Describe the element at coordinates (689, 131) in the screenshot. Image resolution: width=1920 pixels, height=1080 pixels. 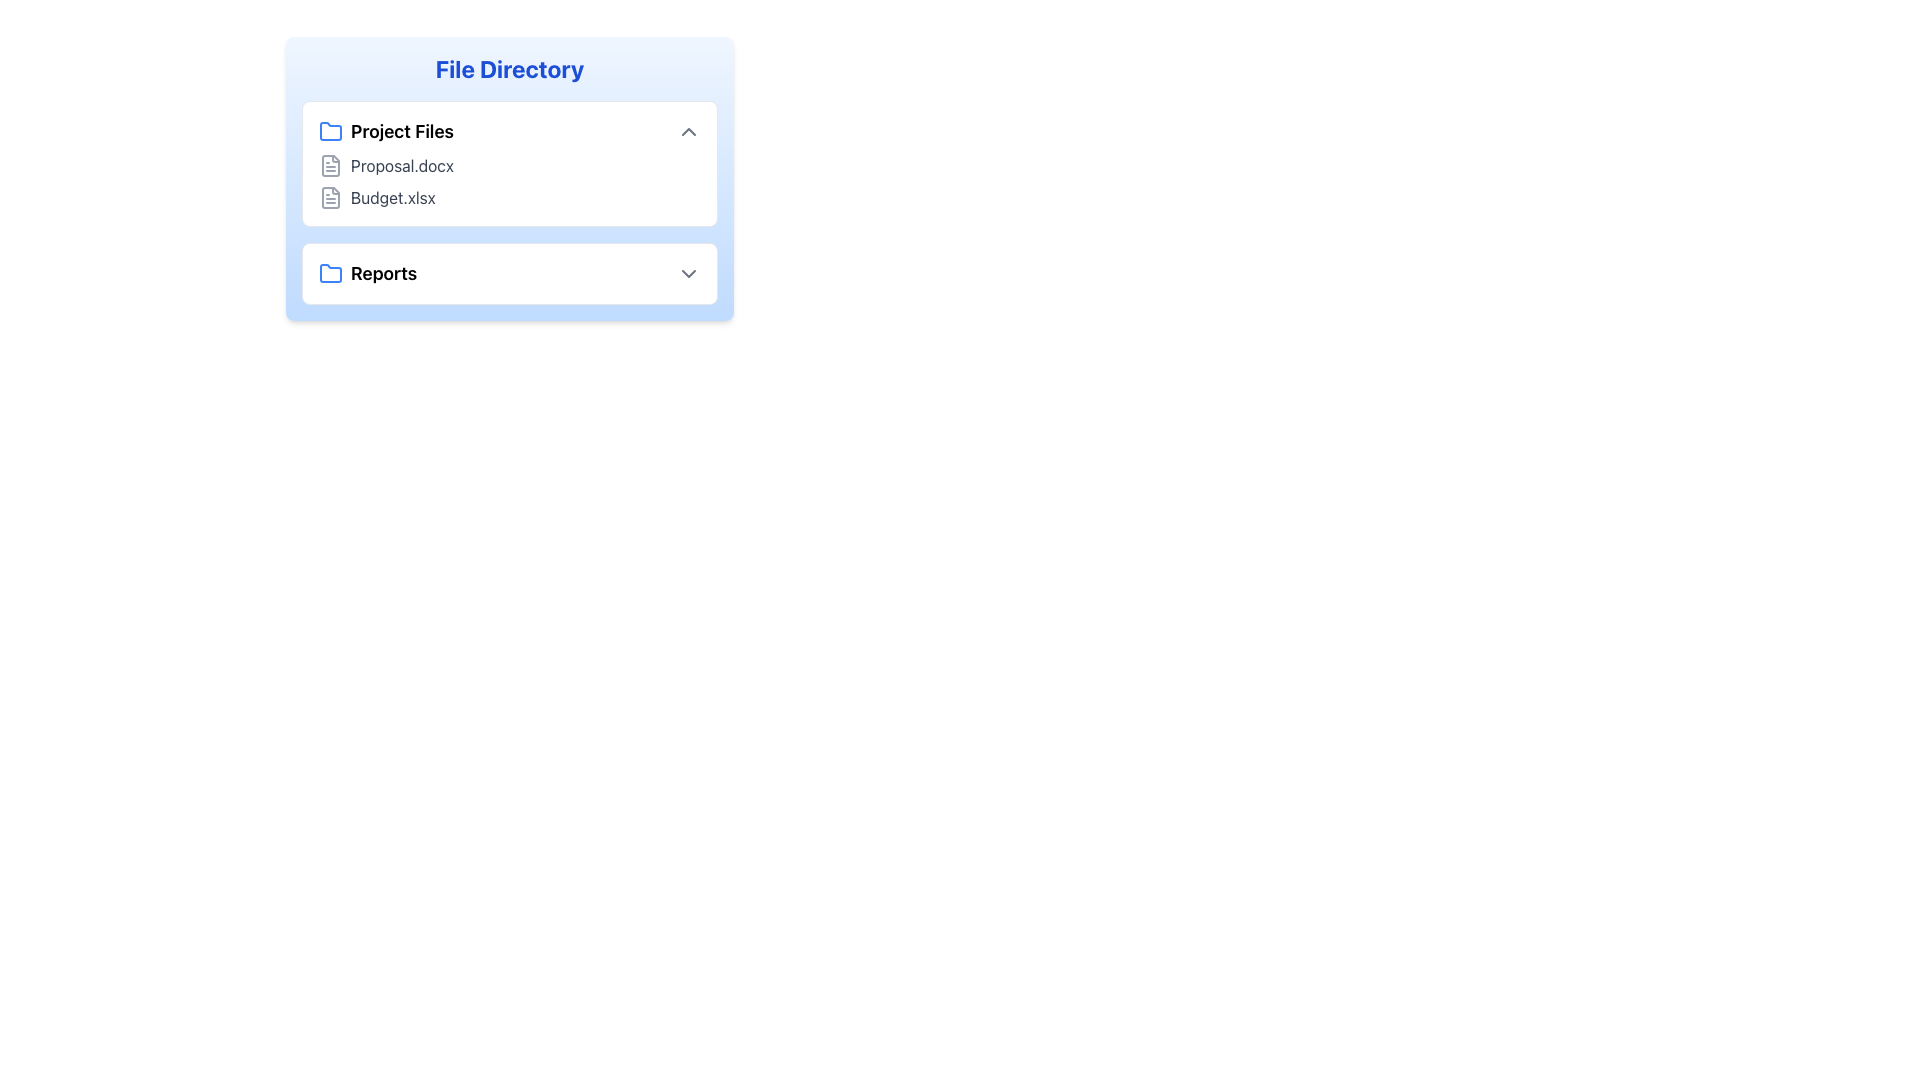
I see `the upward-facing chevron icon that represents the collapse action for the 'Project Files' section, enabling accessibility tools` at that location.